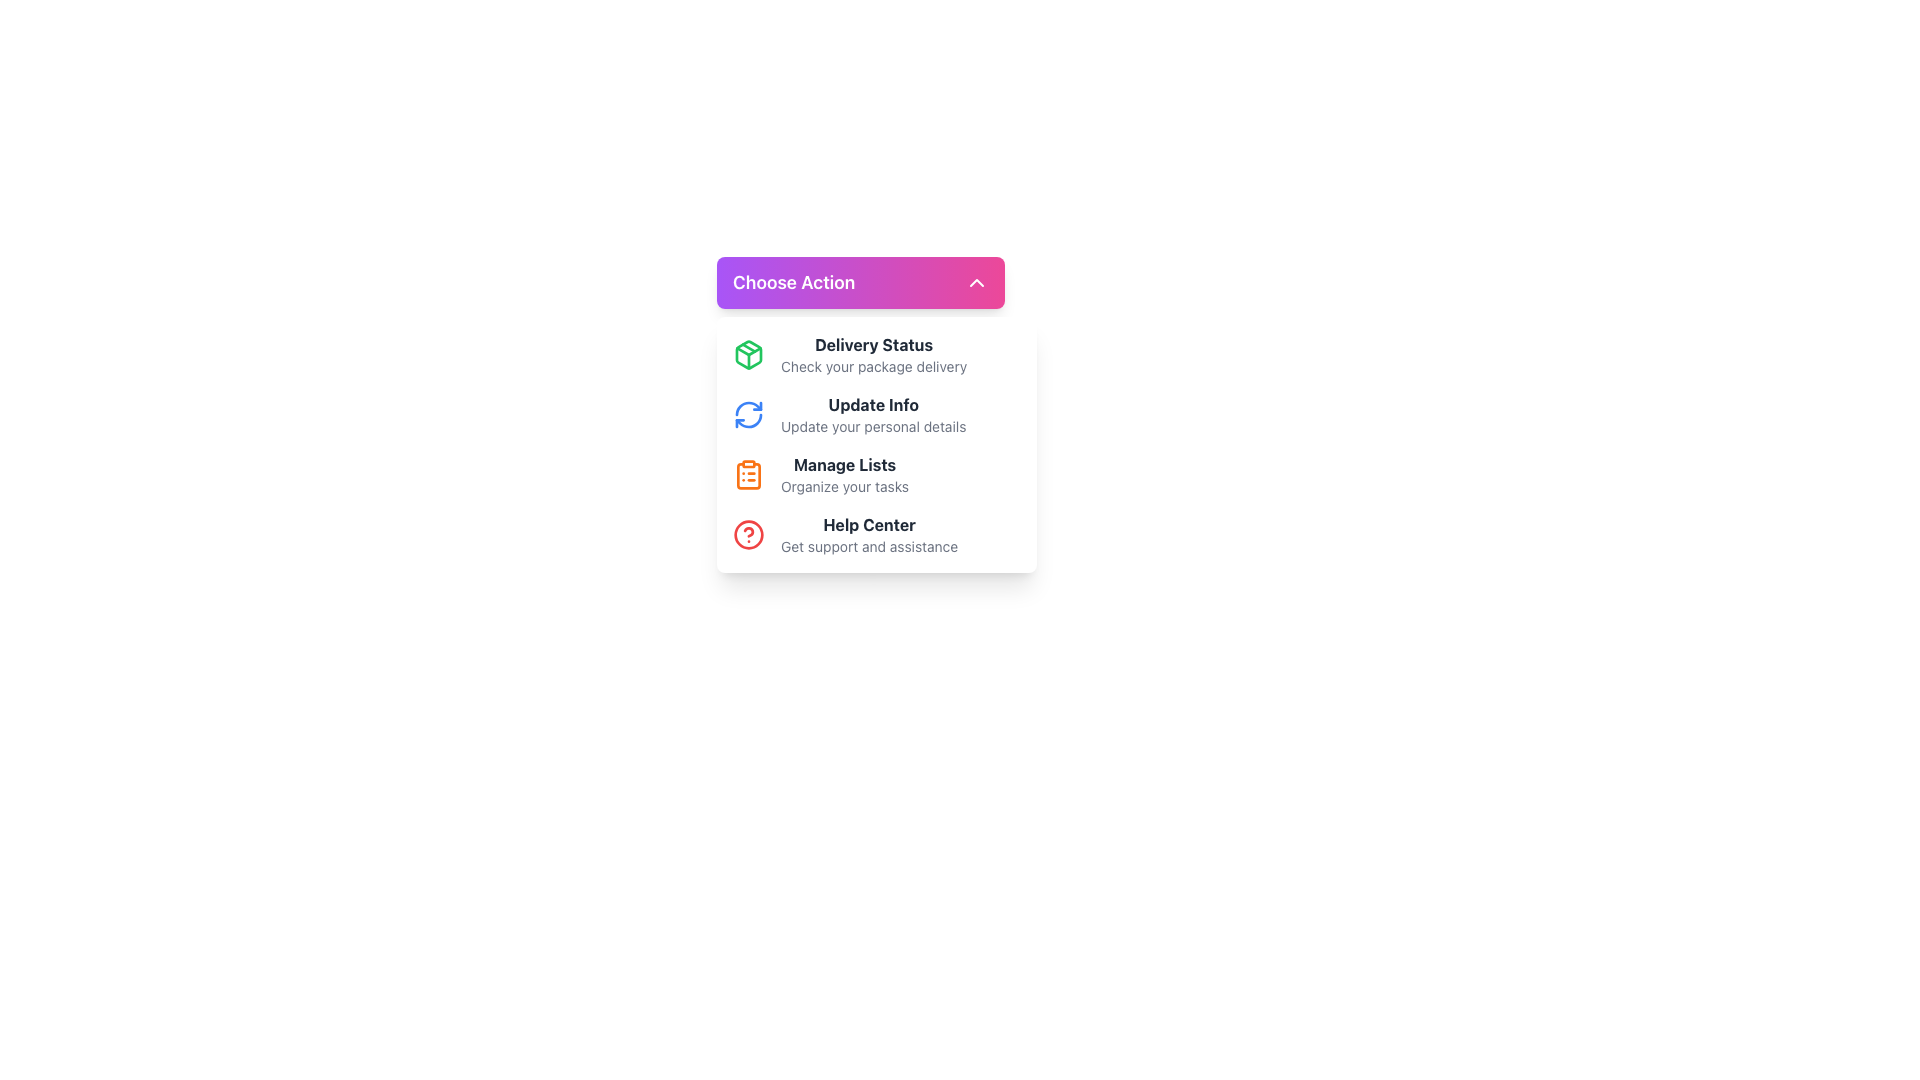  Describe the element at coordinates (844, 474) in the screenshot. I see `the third option in the dropdown menu under the heading 'Choose Action', which is a Text label providing information related to managing lists and organizing tasks` at that location.